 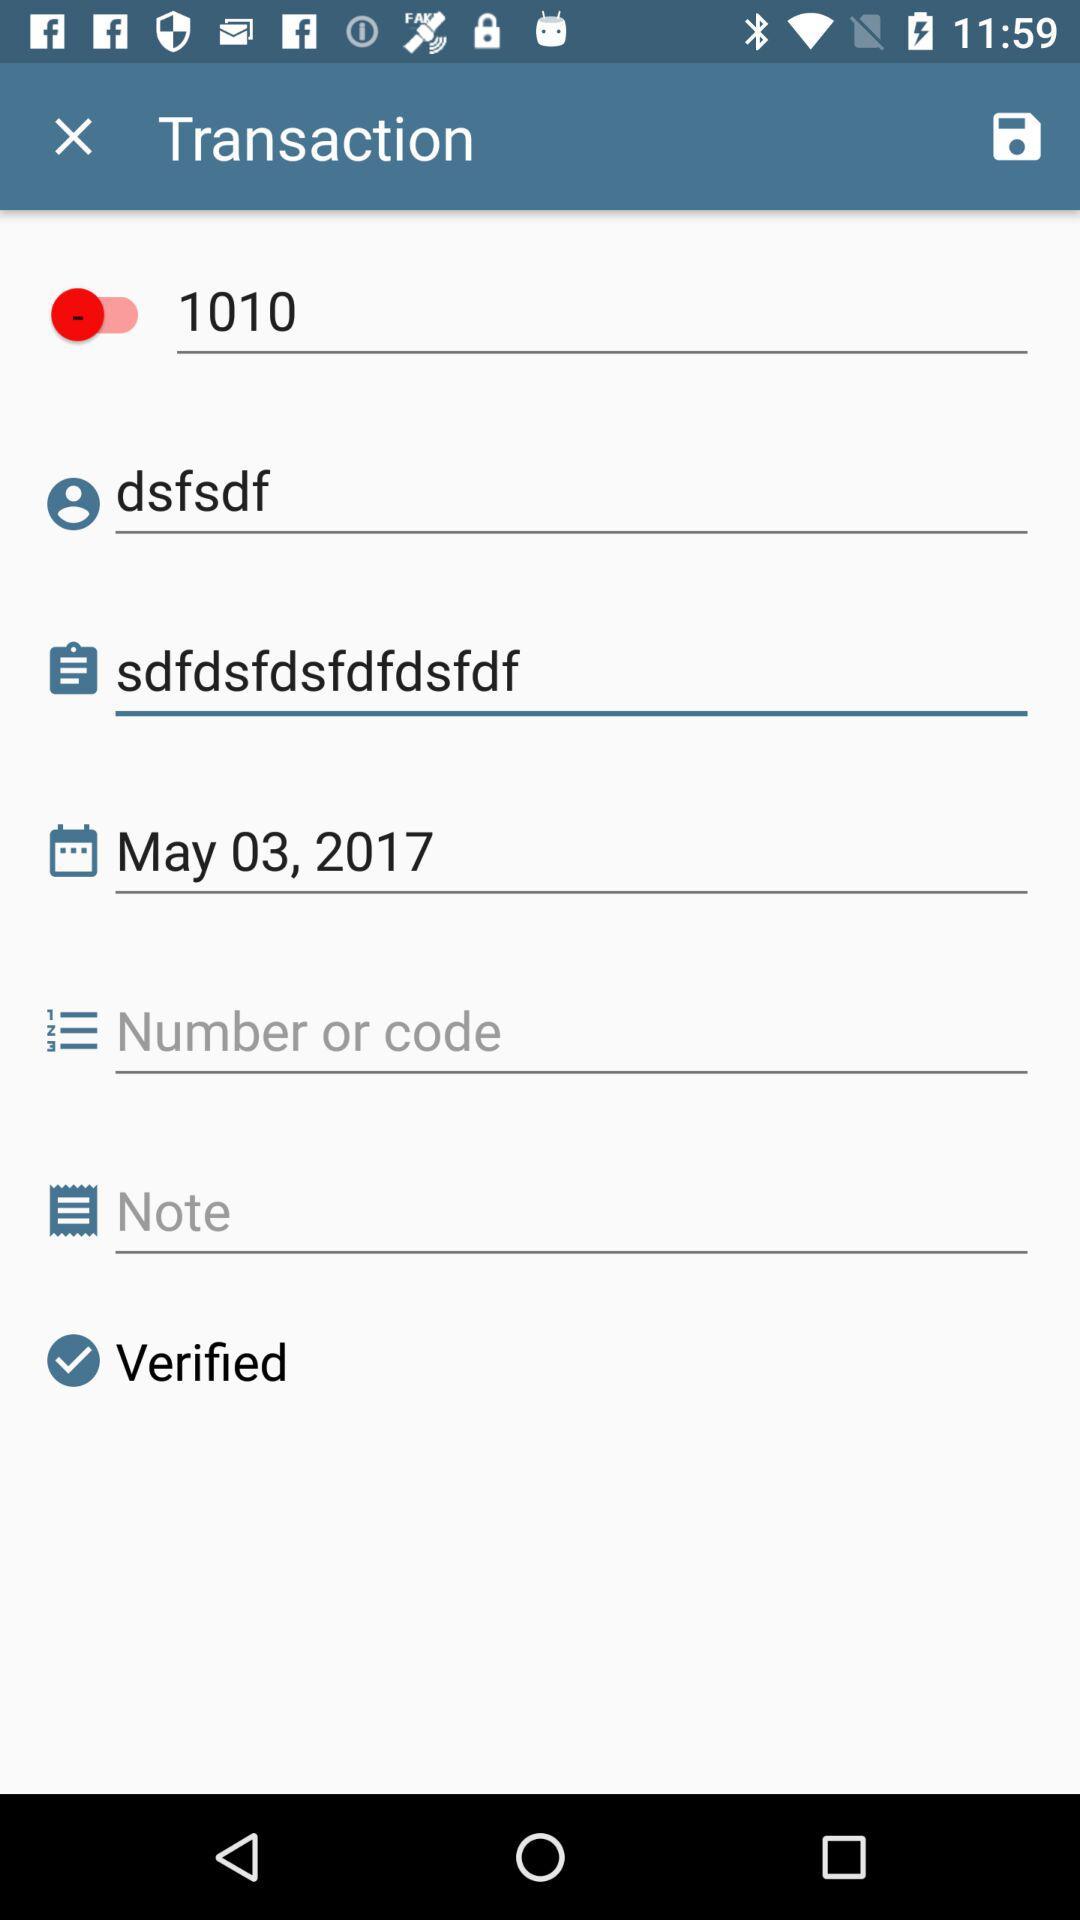 What do you see at coordinates (72, 670) in the screenshot?
I see `icon to the left of sdfdsfdsfdfdsfdf` at bounding box center [72, 670].